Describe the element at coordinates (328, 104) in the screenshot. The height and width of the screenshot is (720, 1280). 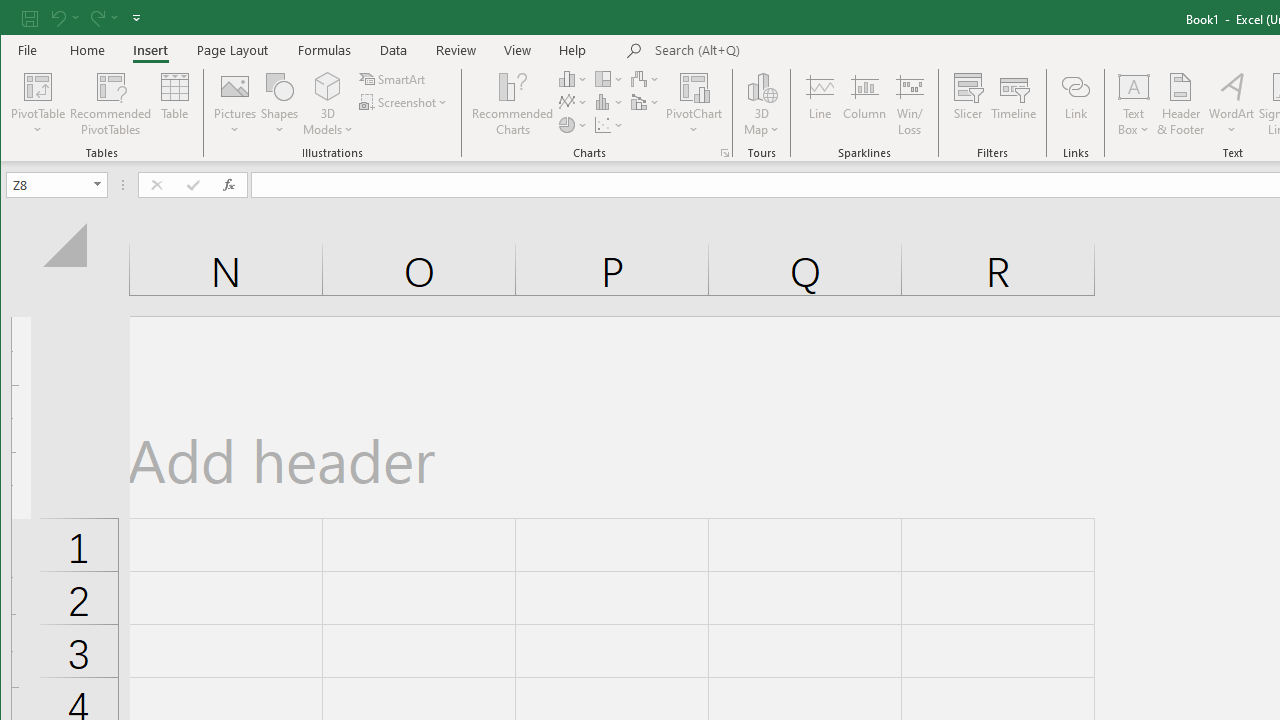
I see `'3D Models'` at that location.